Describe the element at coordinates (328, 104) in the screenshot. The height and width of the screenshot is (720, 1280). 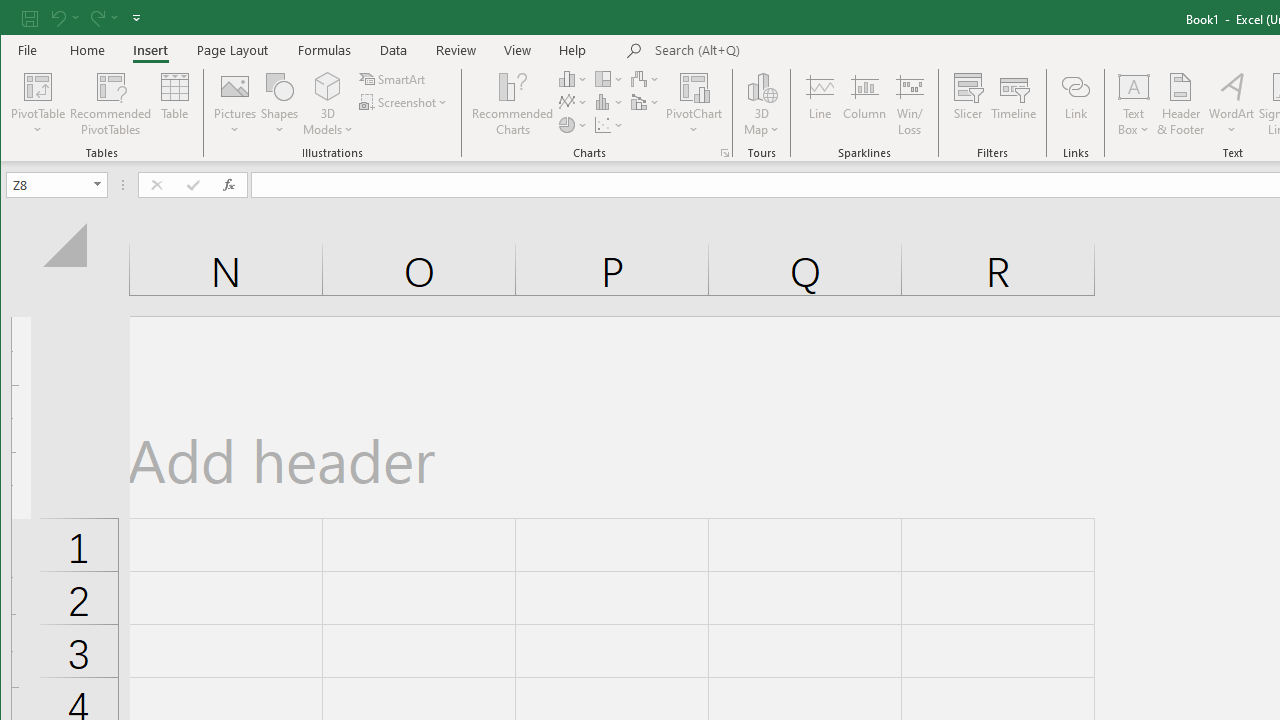
I see `'3D Models'` at that location.